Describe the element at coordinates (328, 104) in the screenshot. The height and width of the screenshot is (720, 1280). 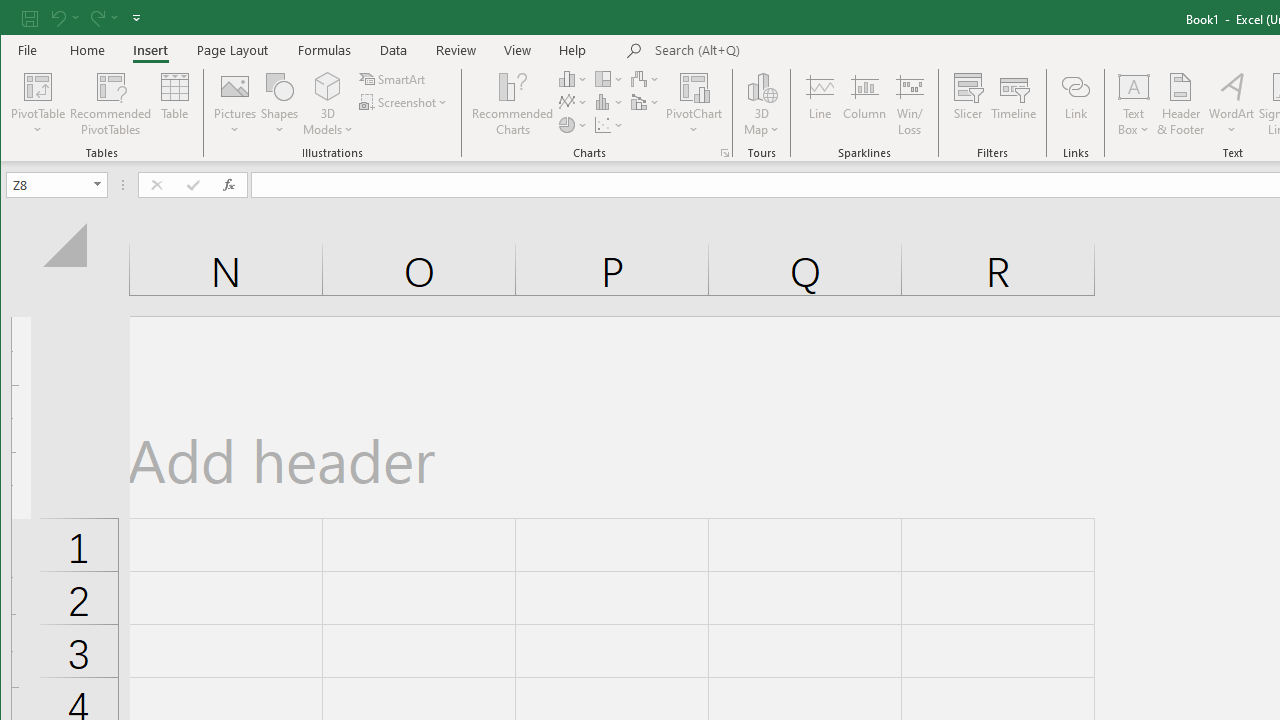
I see `'3D Models'` at that location.